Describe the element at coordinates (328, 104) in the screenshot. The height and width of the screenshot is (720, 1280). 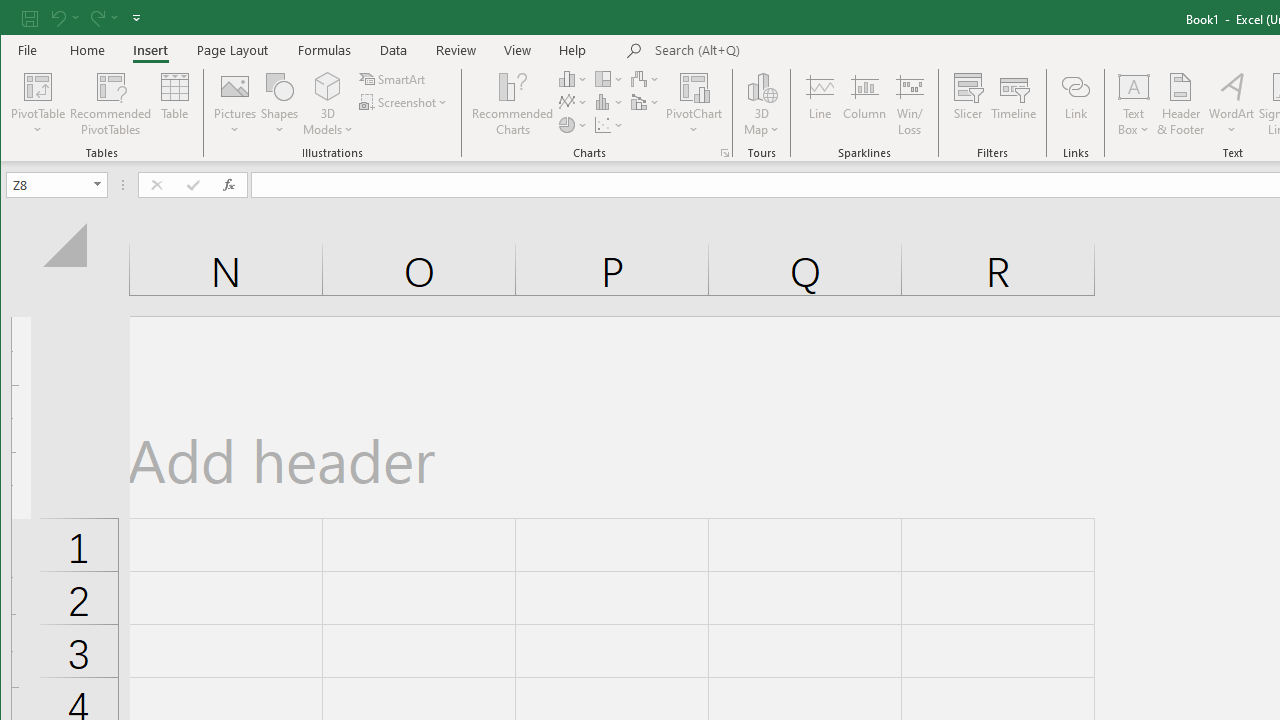
I see `'3D Models'` at that location.